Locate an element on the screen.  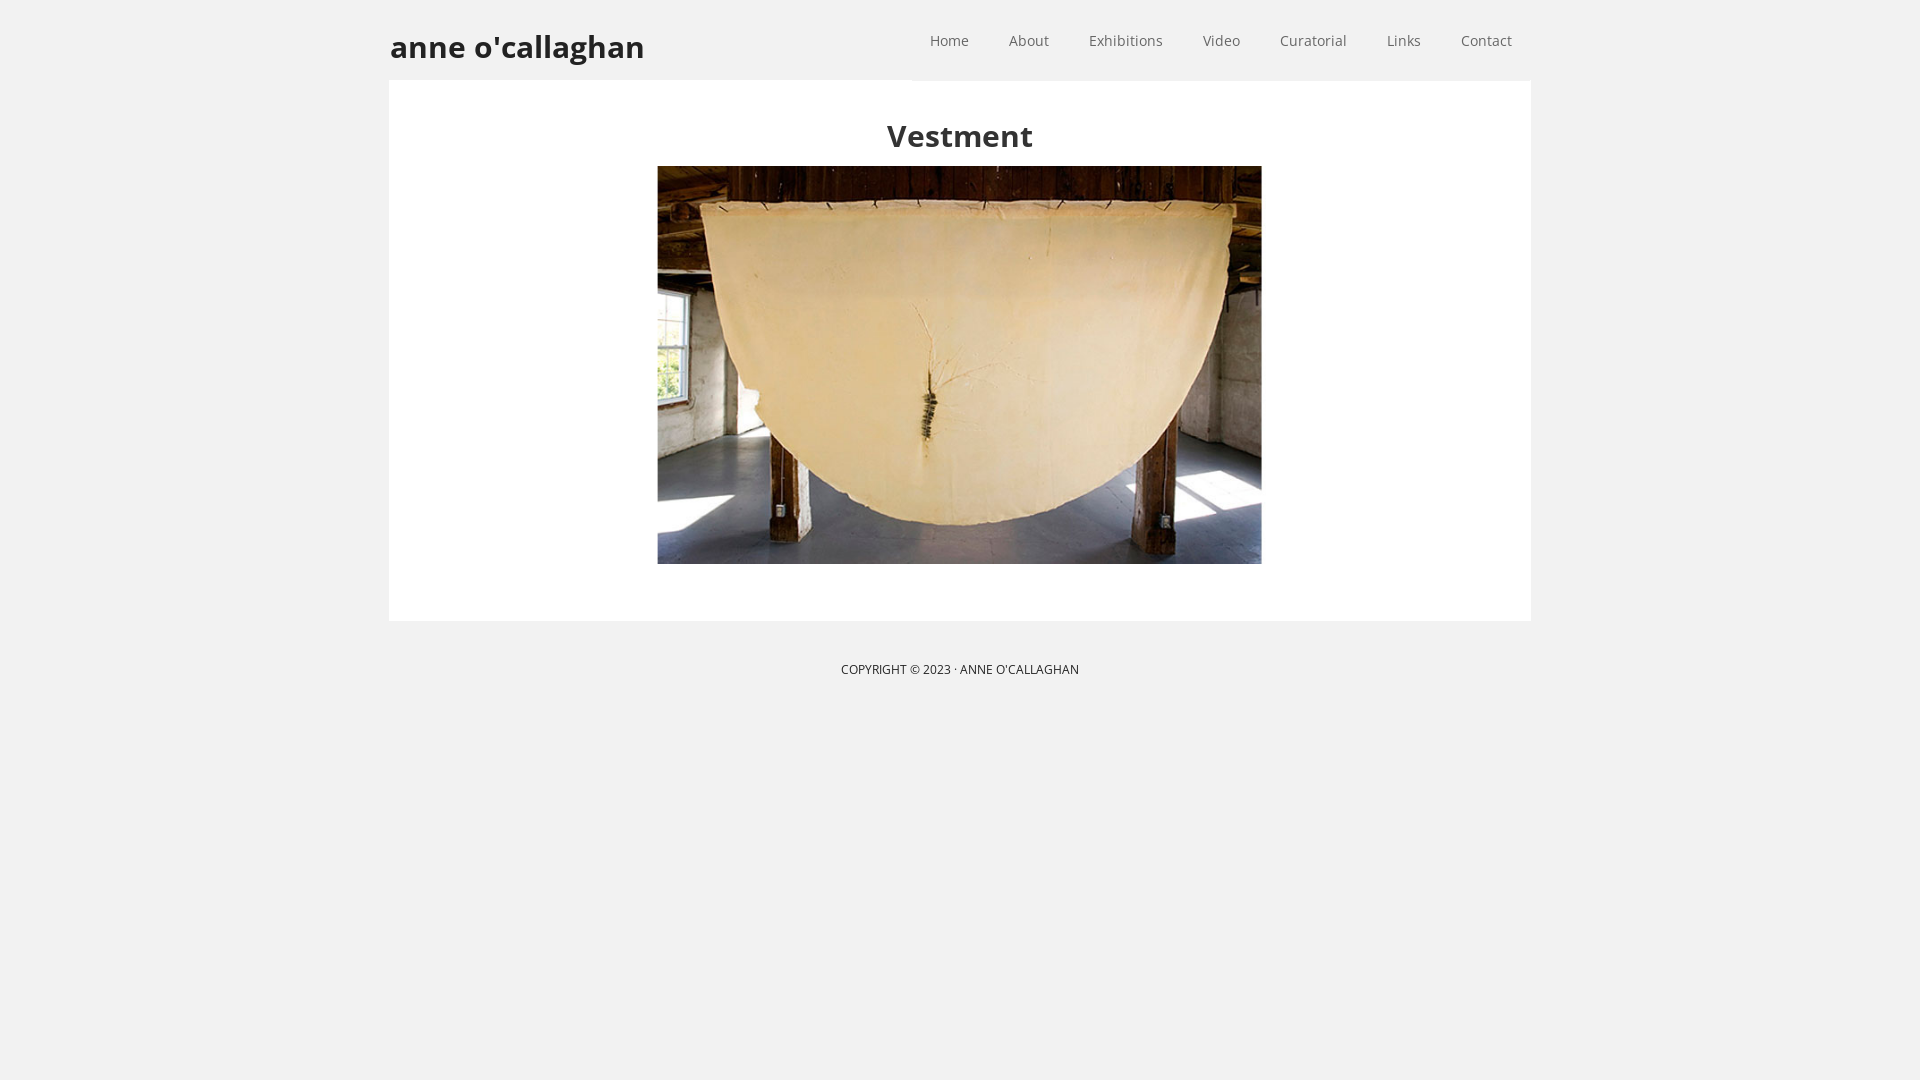
'anne o'callaghan' is located at coordinates (389, 33).